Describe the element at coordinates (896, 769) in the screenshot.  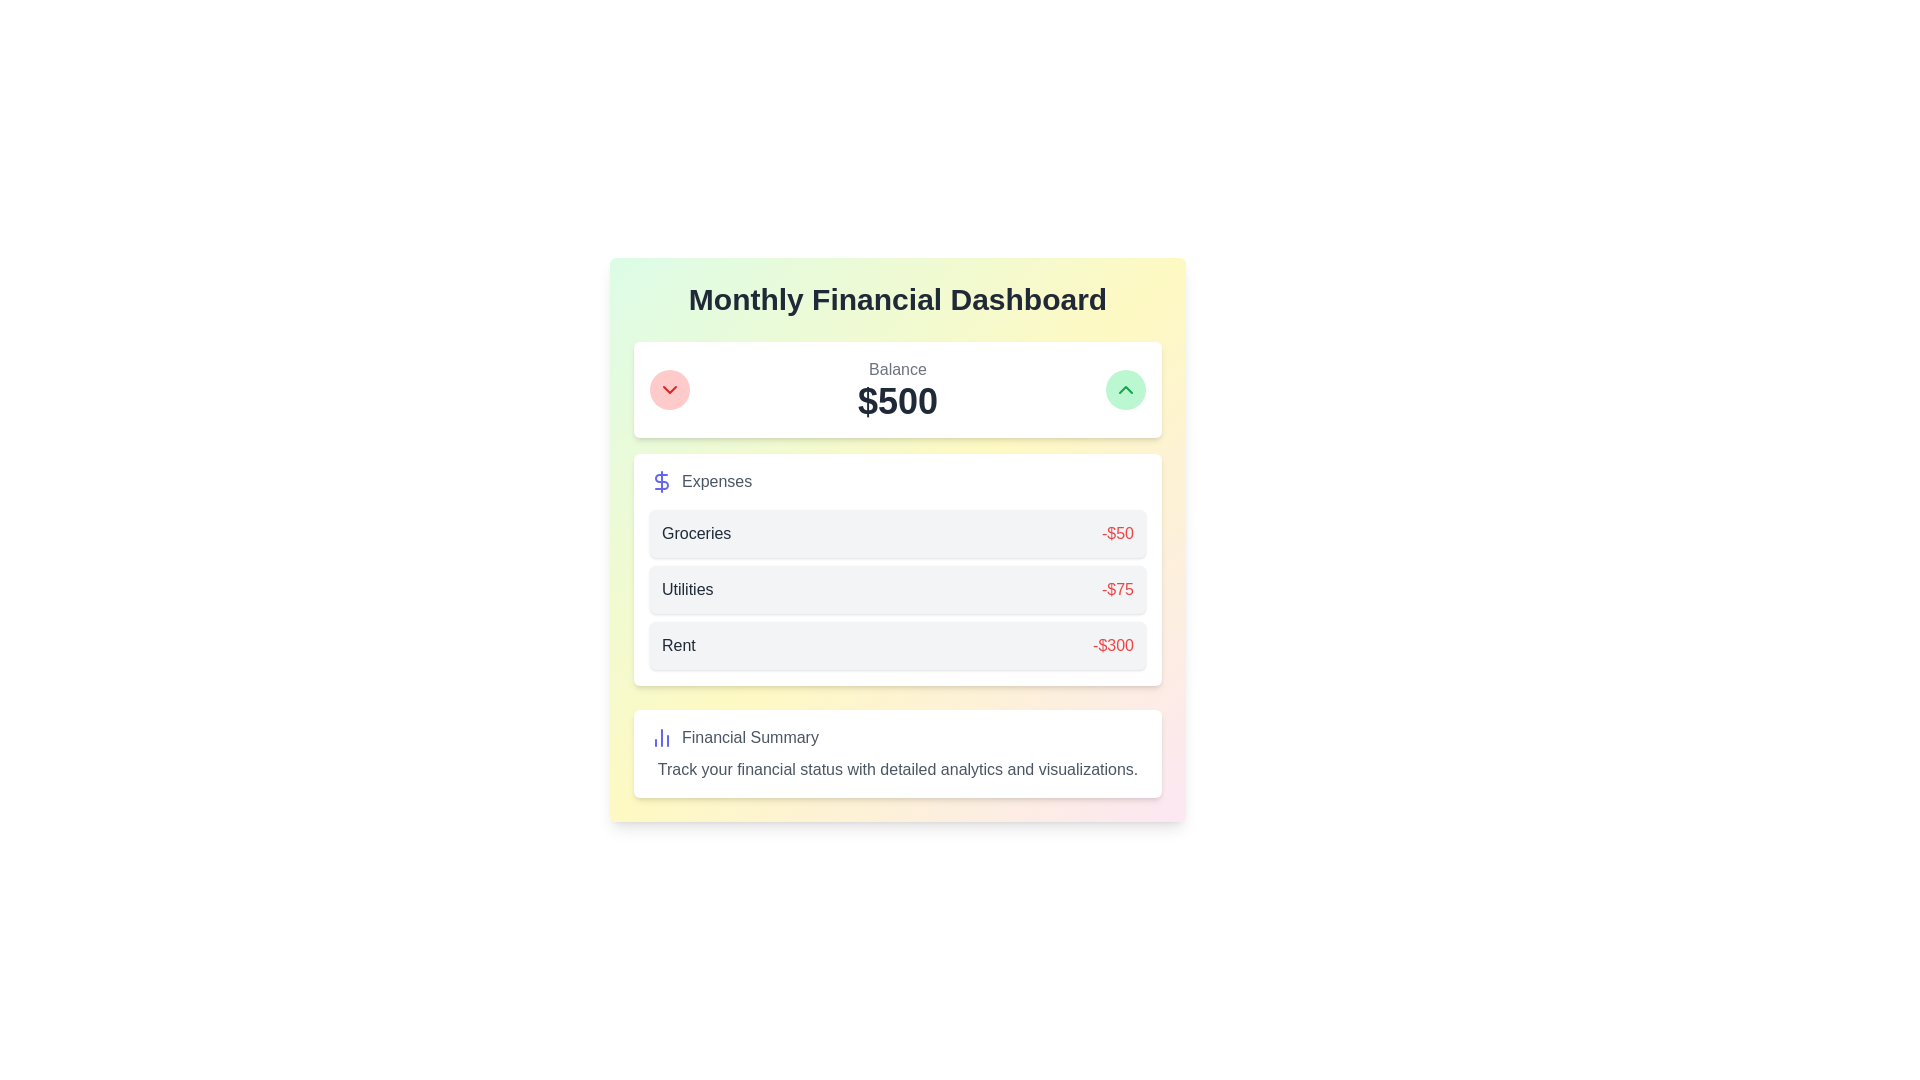
I see `the text label that says 'Track your financial status with detailed analytics and visualizations.' located within the 'Financial Summary' card` at that location.